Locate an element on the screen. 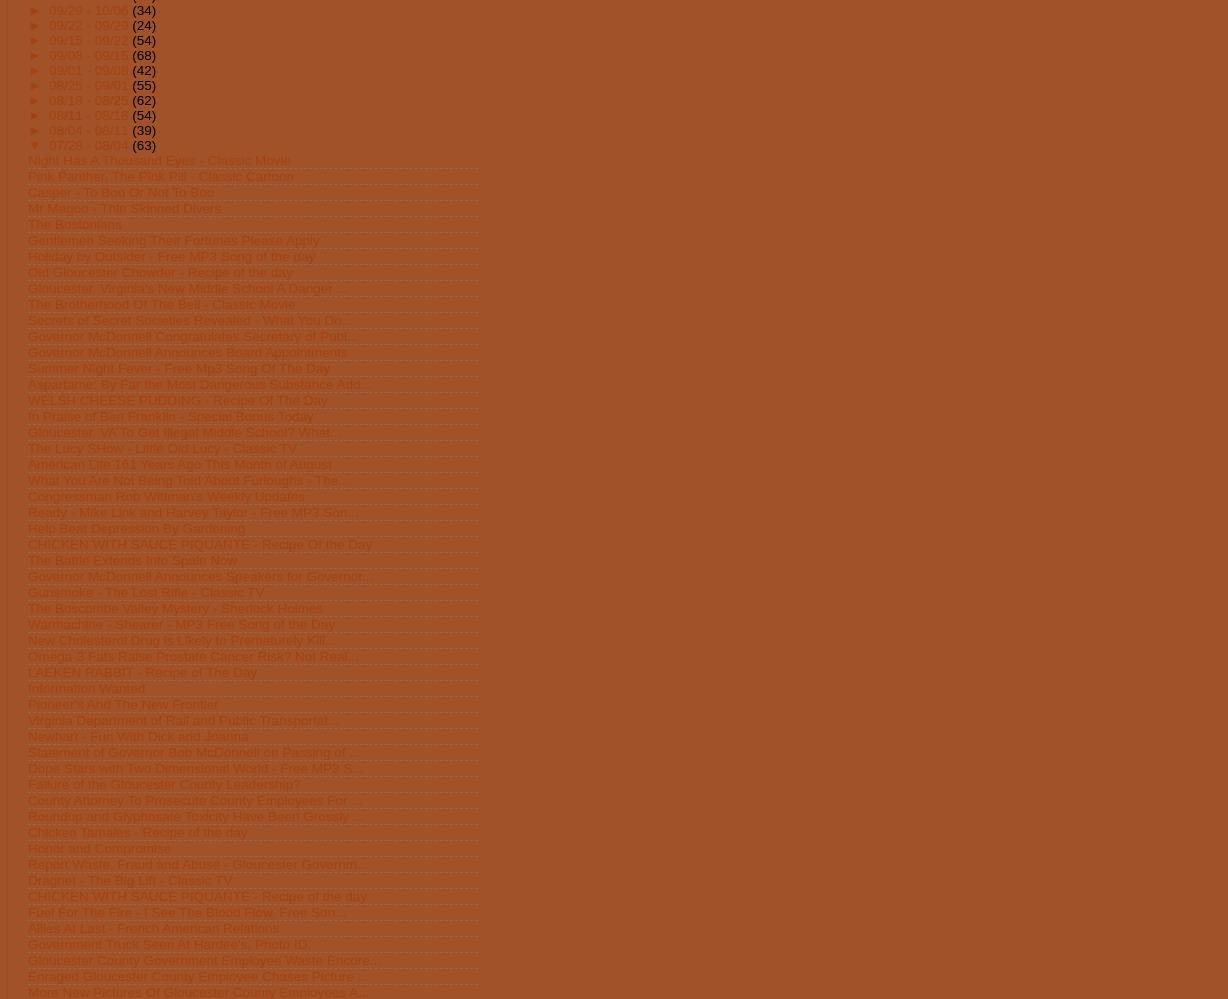 This screenshot has height=999, width=1228. 'Gunsmoke  - The Lost Rifle - Classic TV' is located at coordinates (146, 591).